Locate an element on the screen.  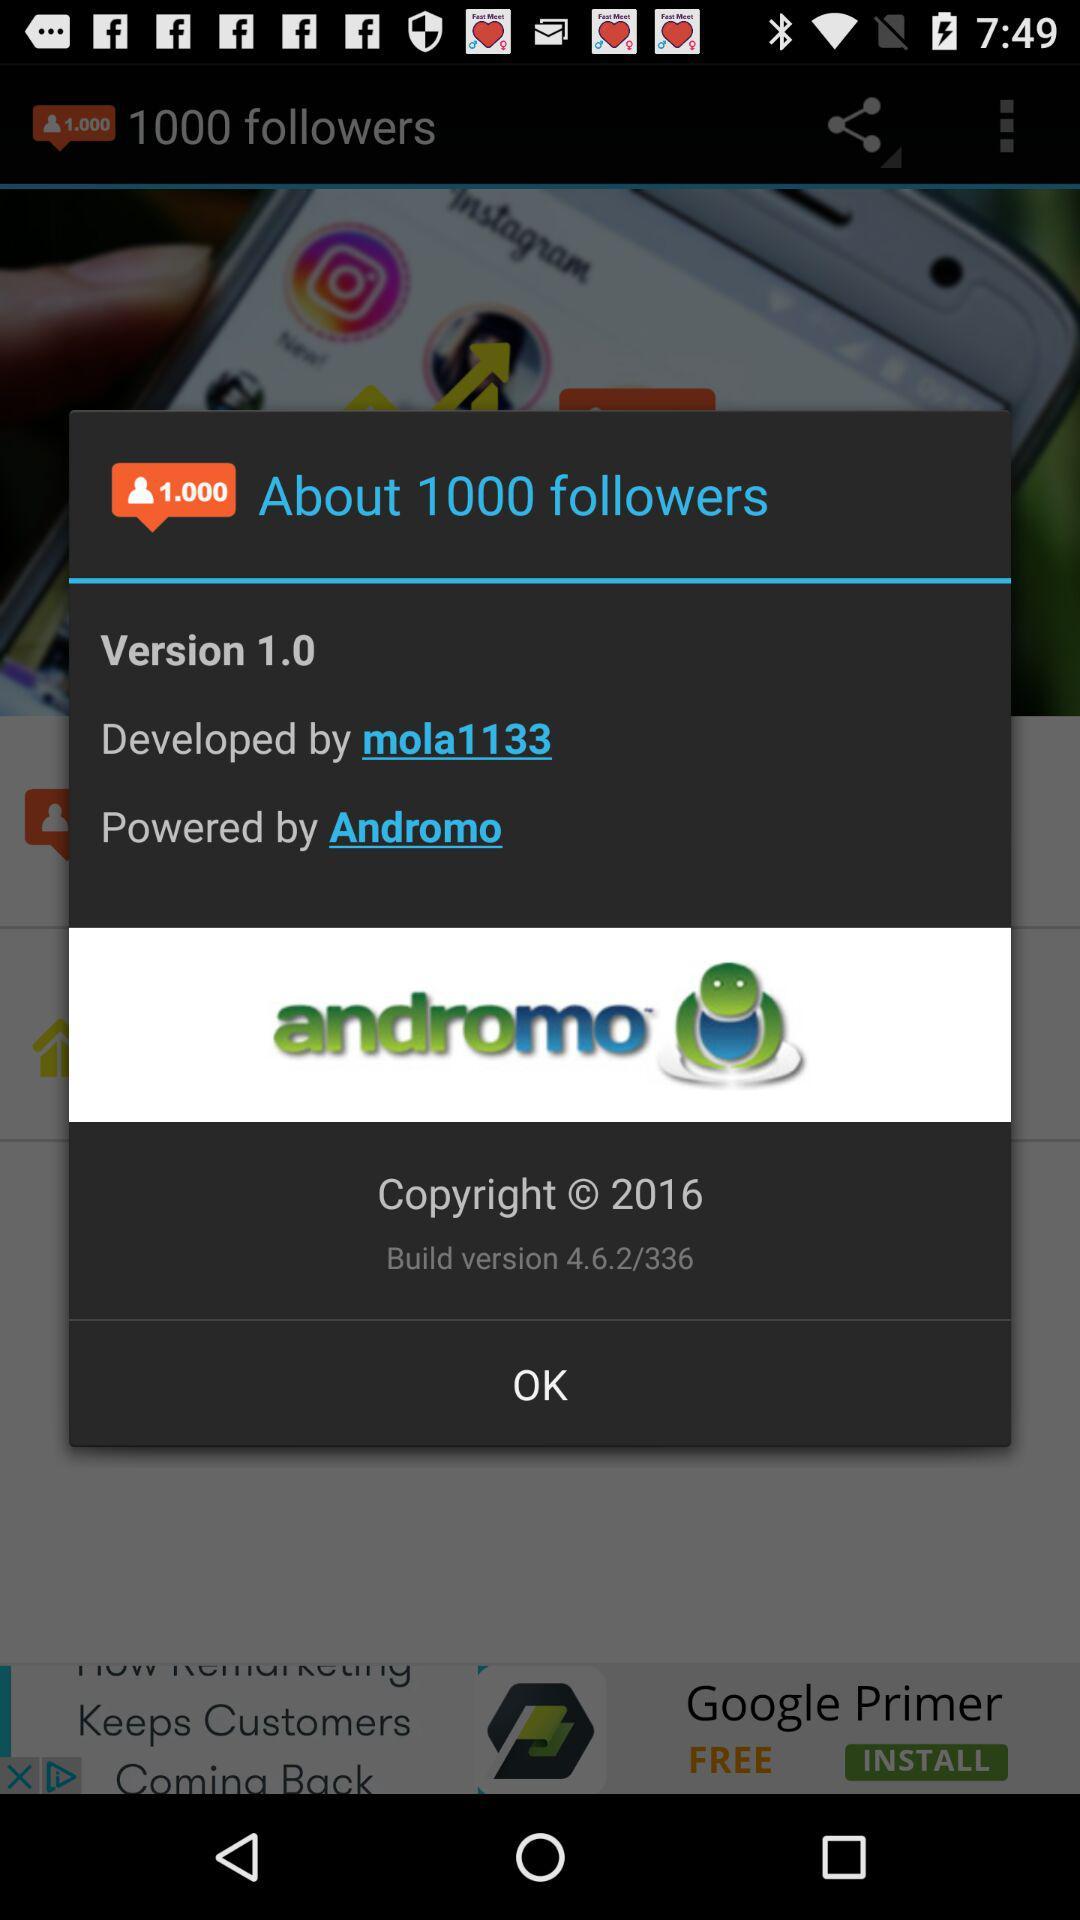
icon below build version 4 is located at coordinates (540, 1382).